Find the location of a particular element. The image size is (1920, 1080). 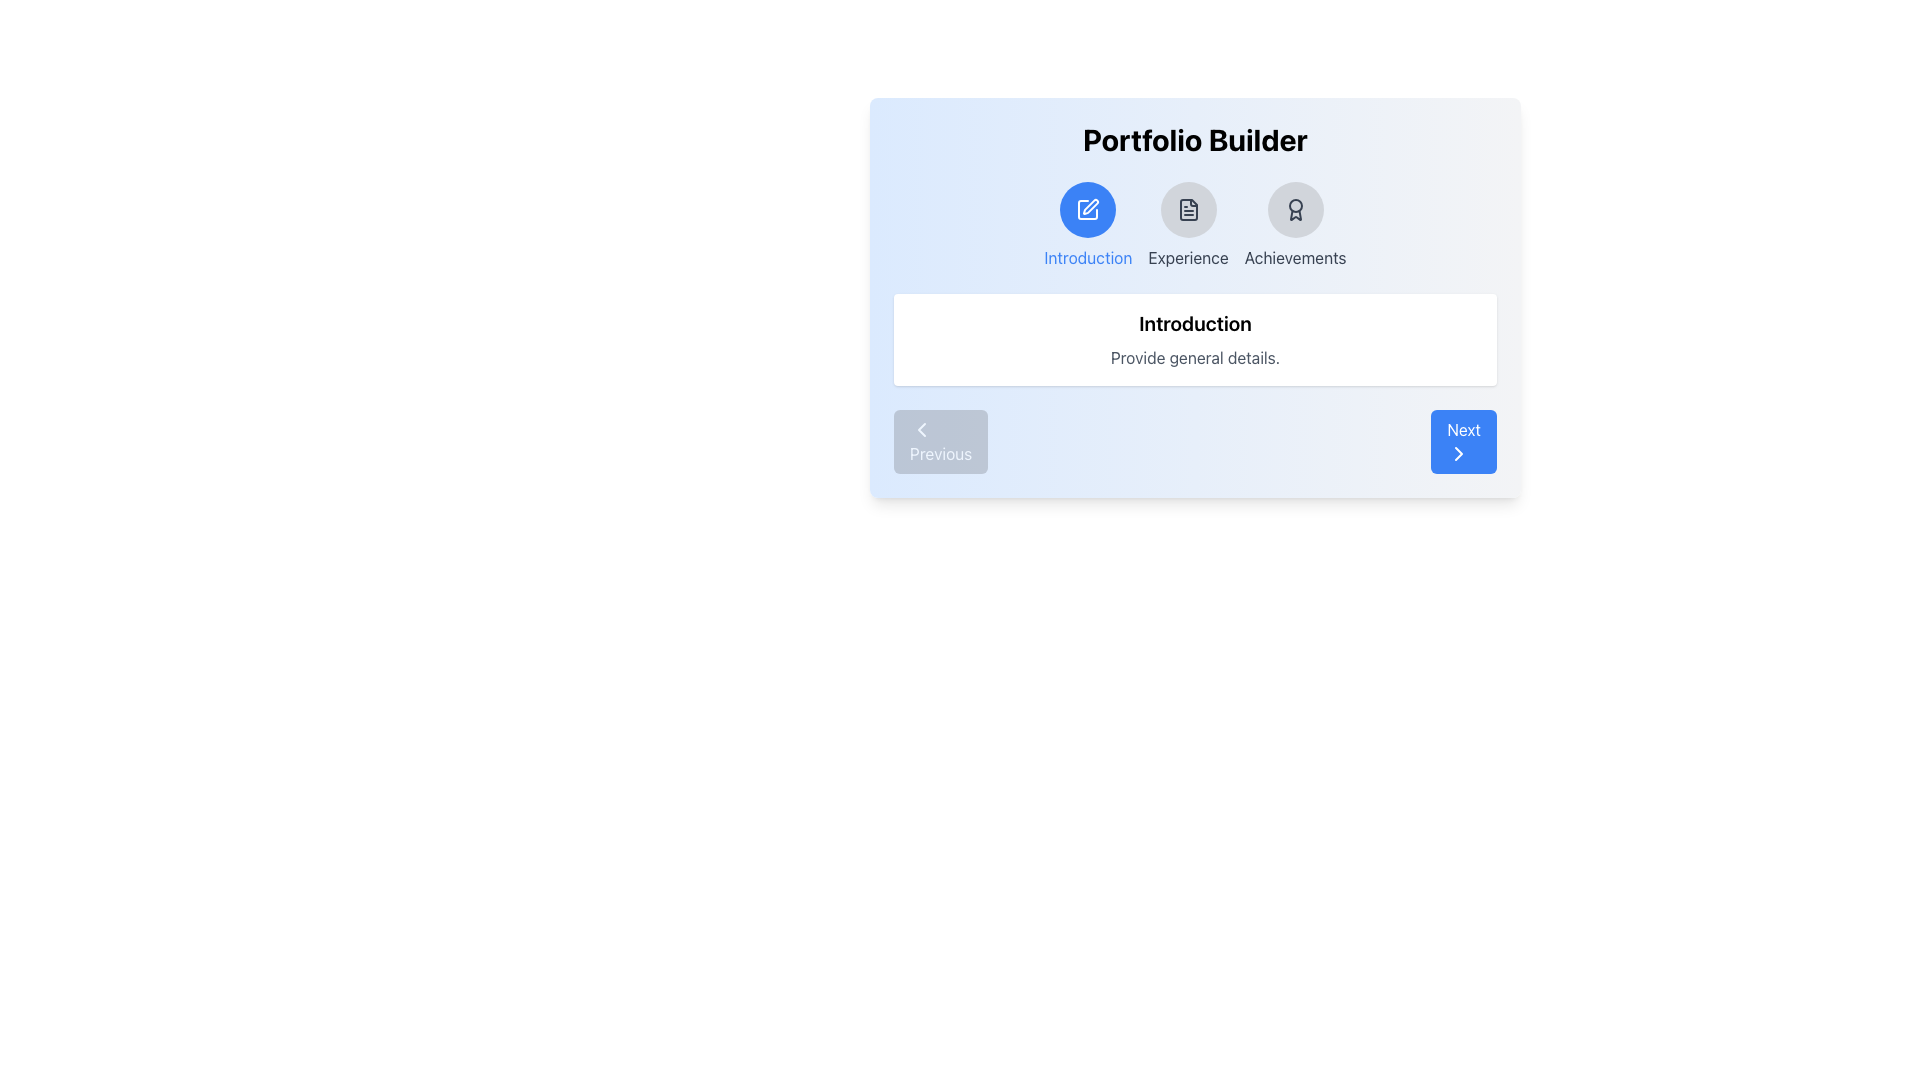

the text label displaying 'Portfolio Builder', which is prominently placed at the top-center of the panel and visually distinct due to its large, bold font style is located at coordinates (1195, 138).